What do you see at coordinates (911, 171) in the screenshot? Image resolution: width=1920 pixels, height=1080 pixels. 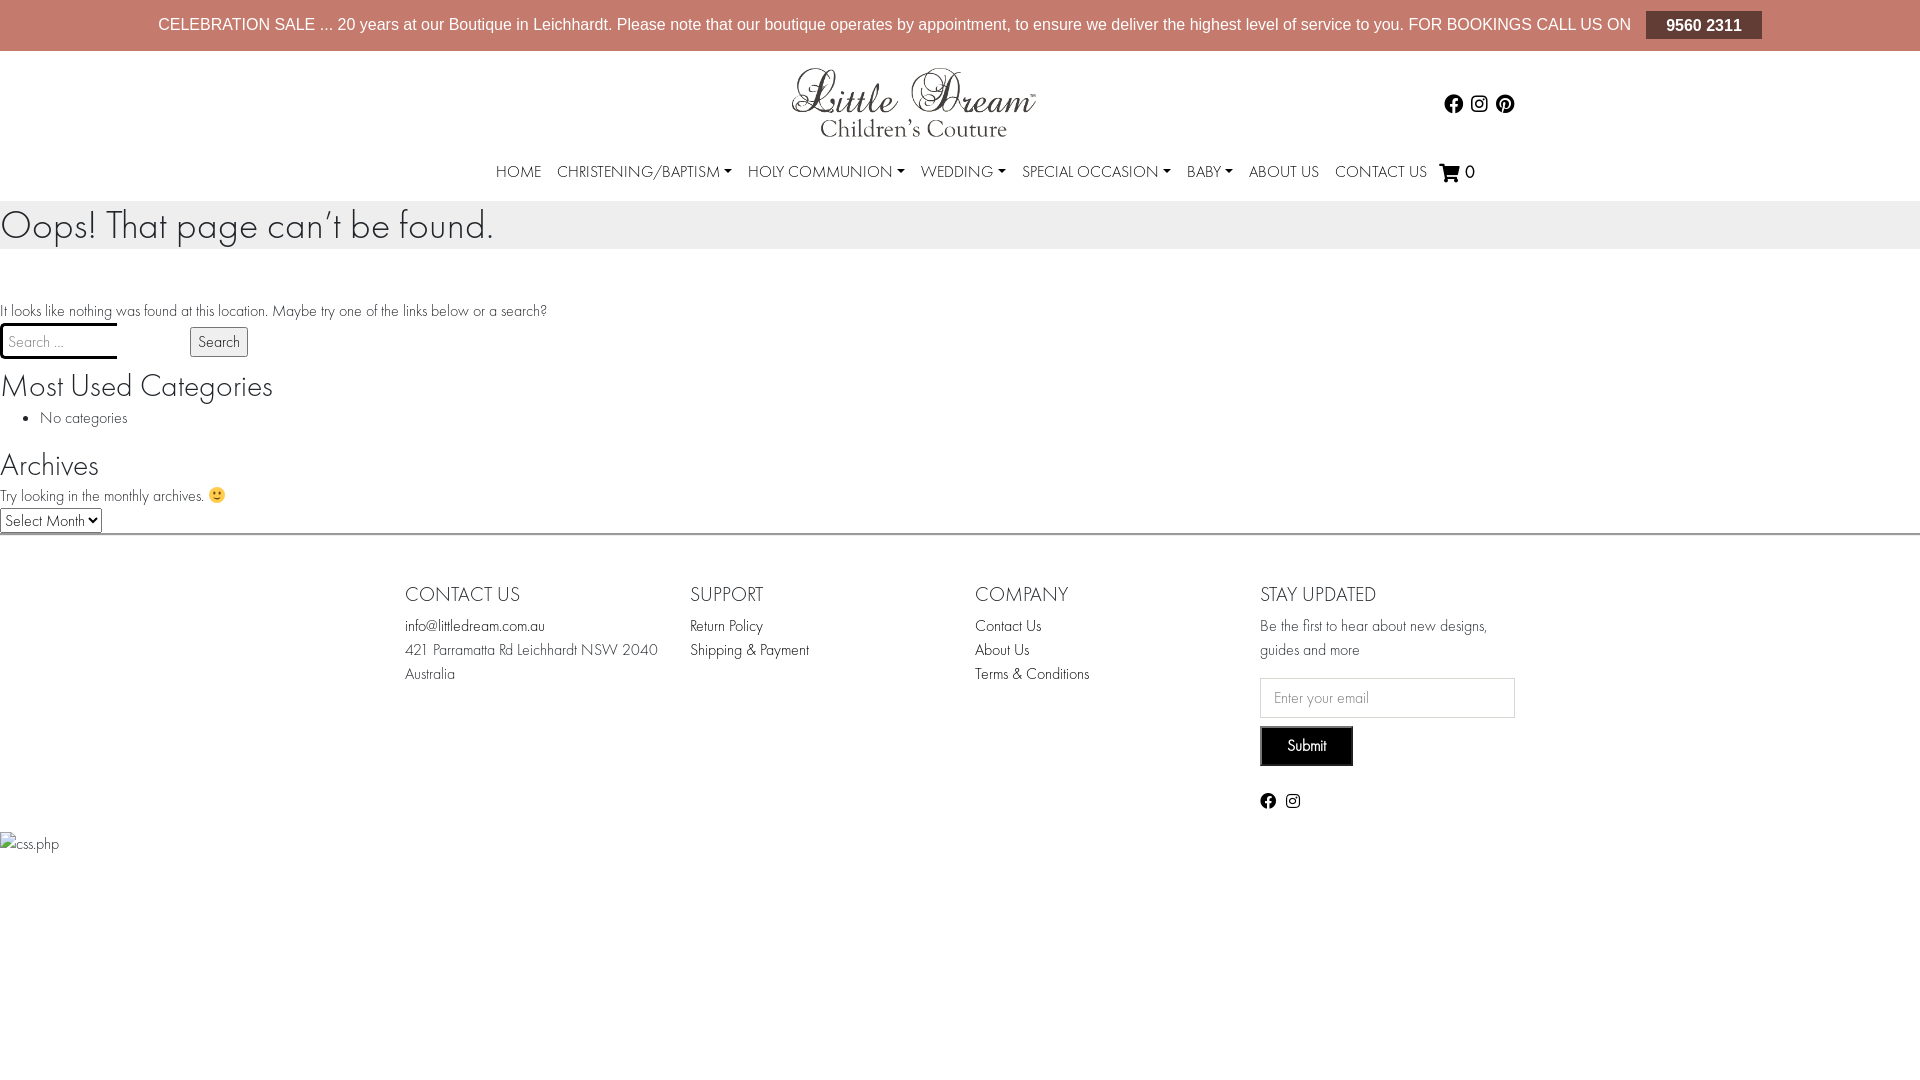 I see `'WEDDING'` at bounding box center [911, 171].